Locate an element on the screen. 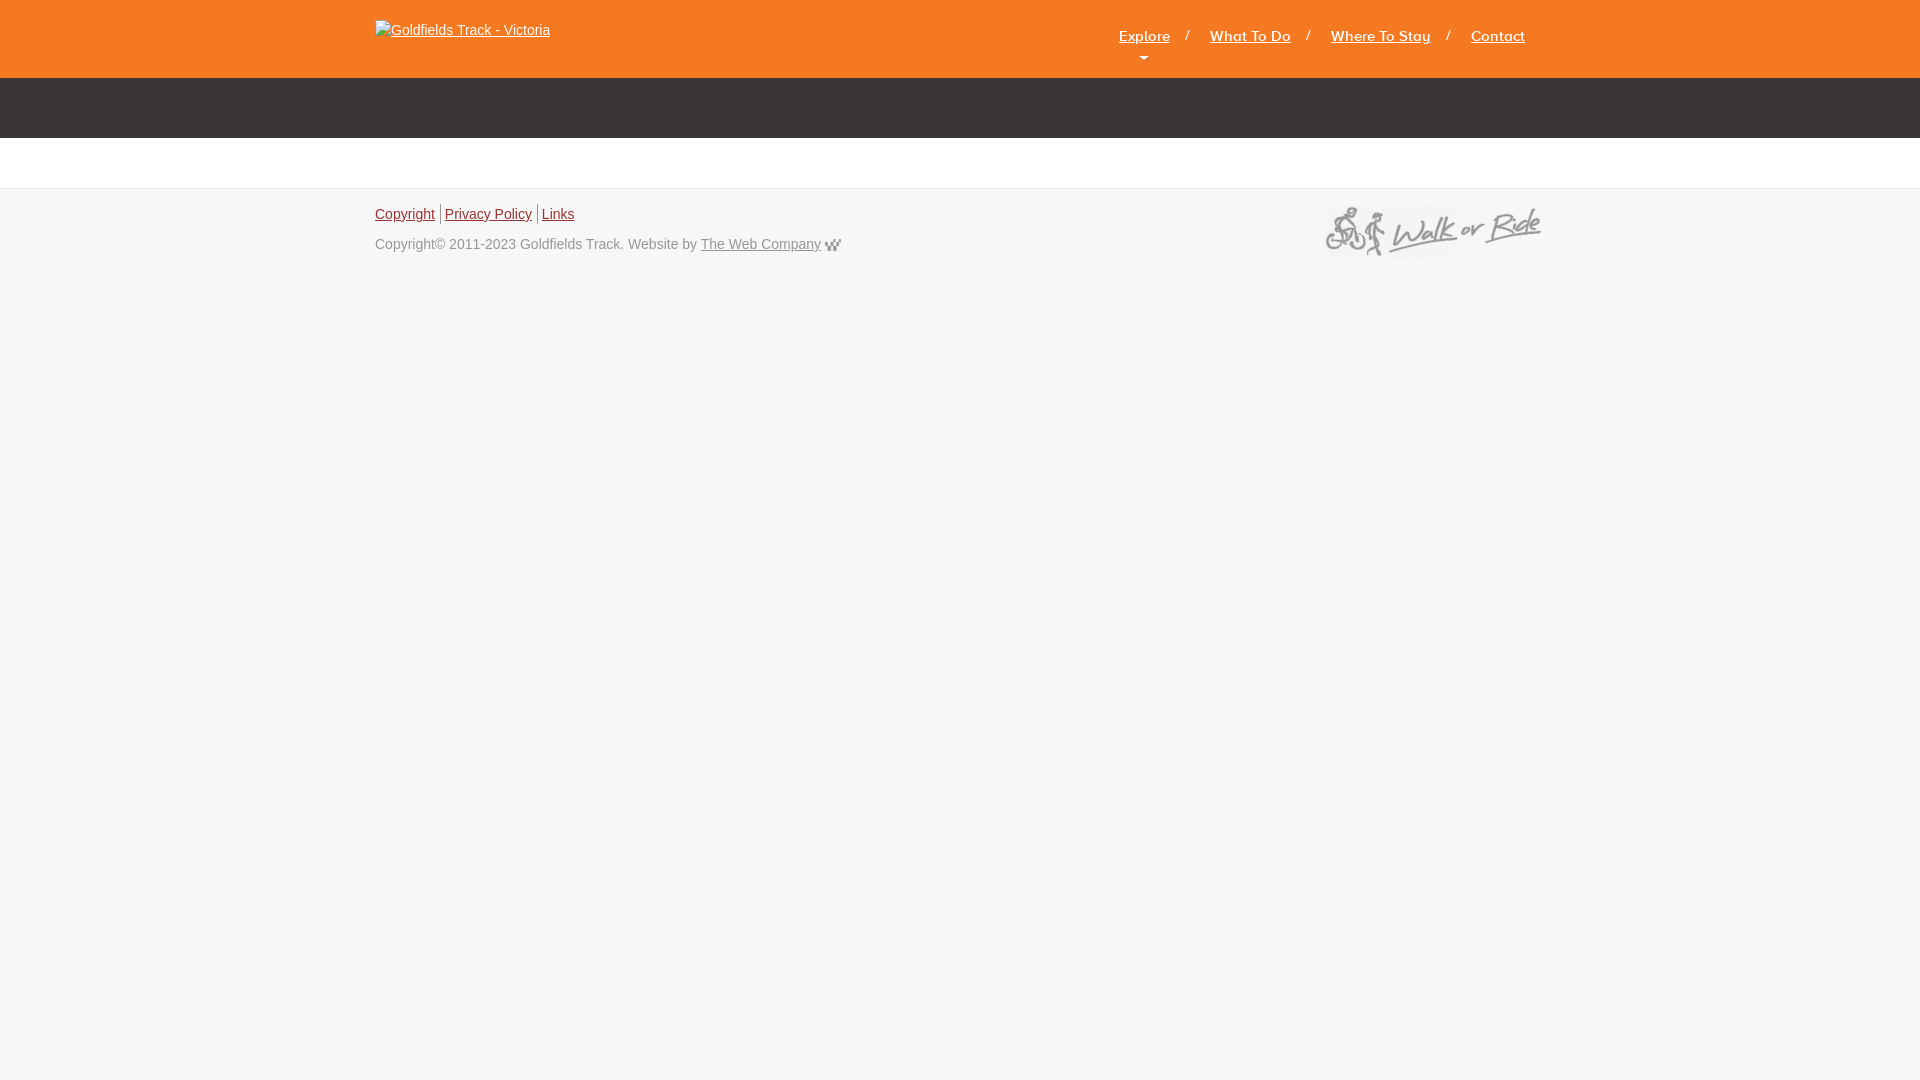 This screenshot has height=1080, width=1920. 'What To Do' is located at coordinates (1249, 36).